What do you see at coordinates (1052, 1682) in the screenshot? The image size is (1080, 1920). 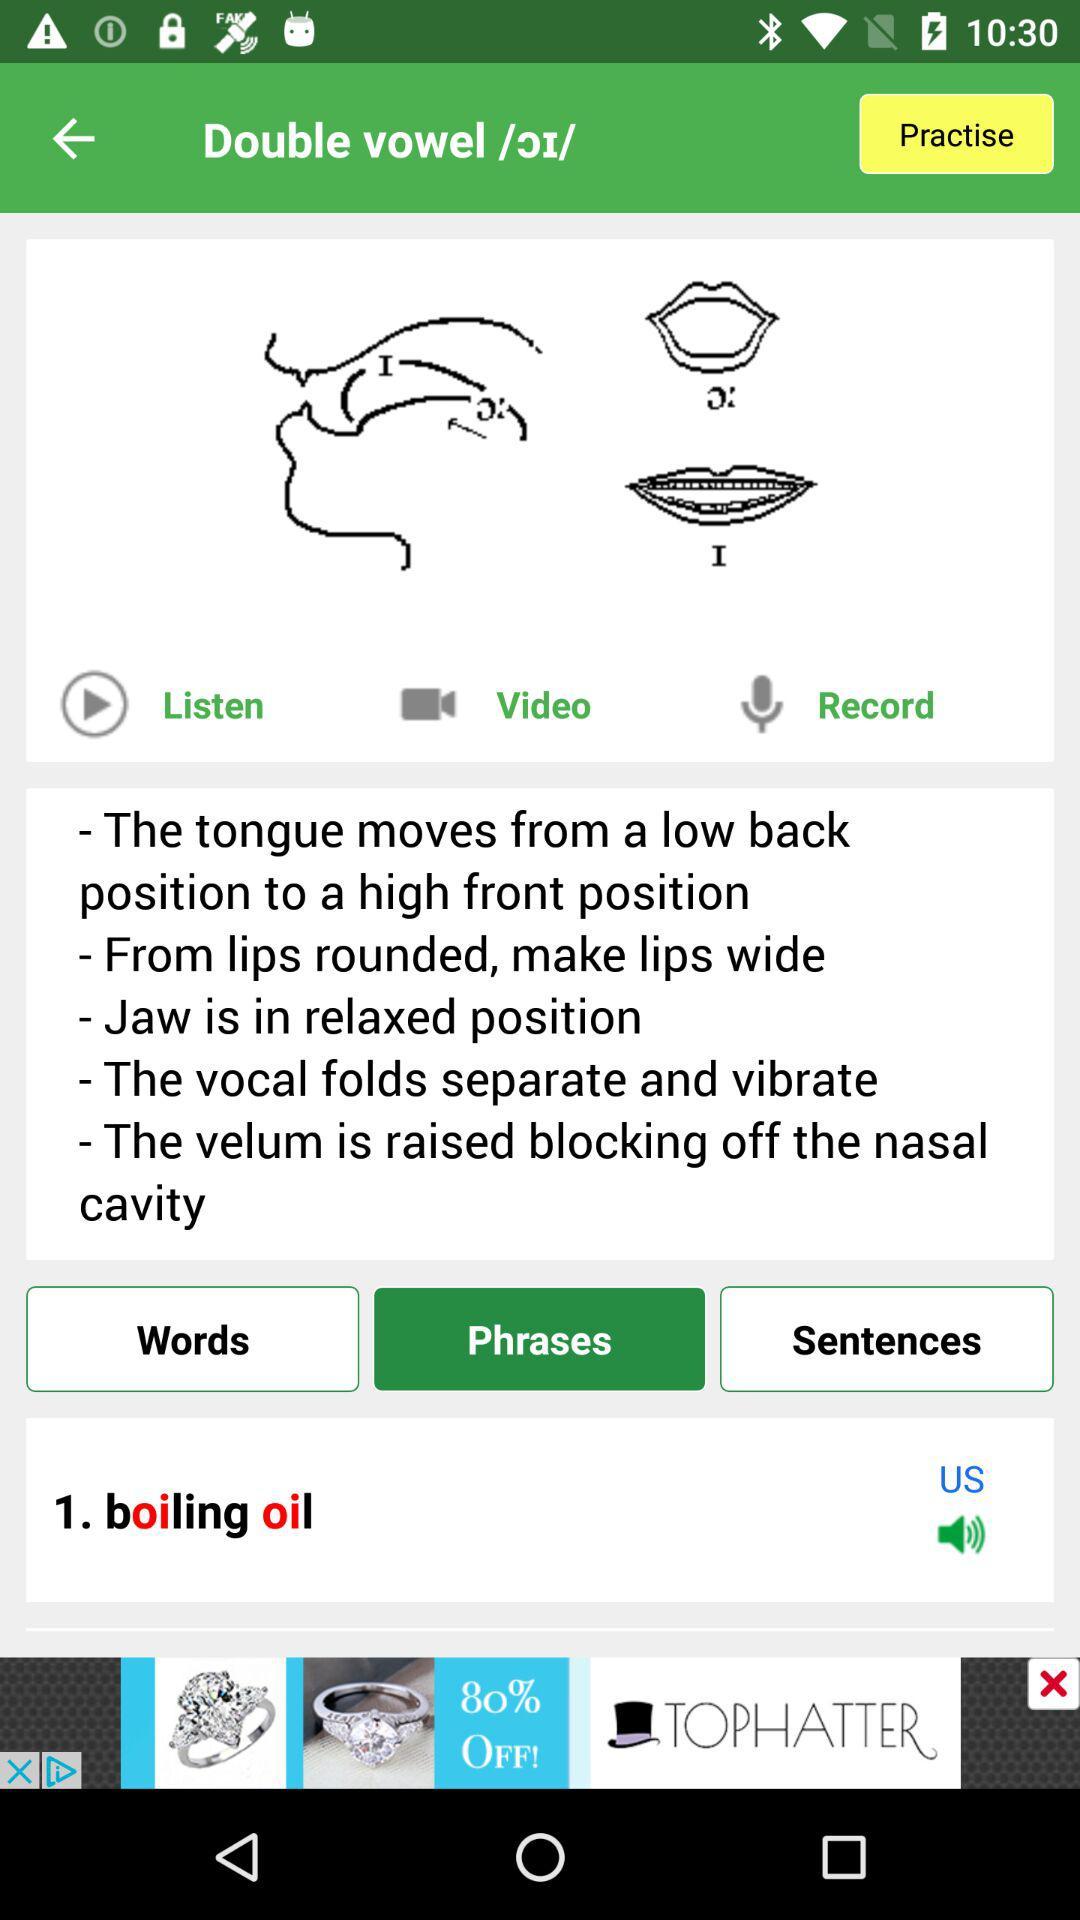 I see `the close icon` at bounding box center [1052, 1682].